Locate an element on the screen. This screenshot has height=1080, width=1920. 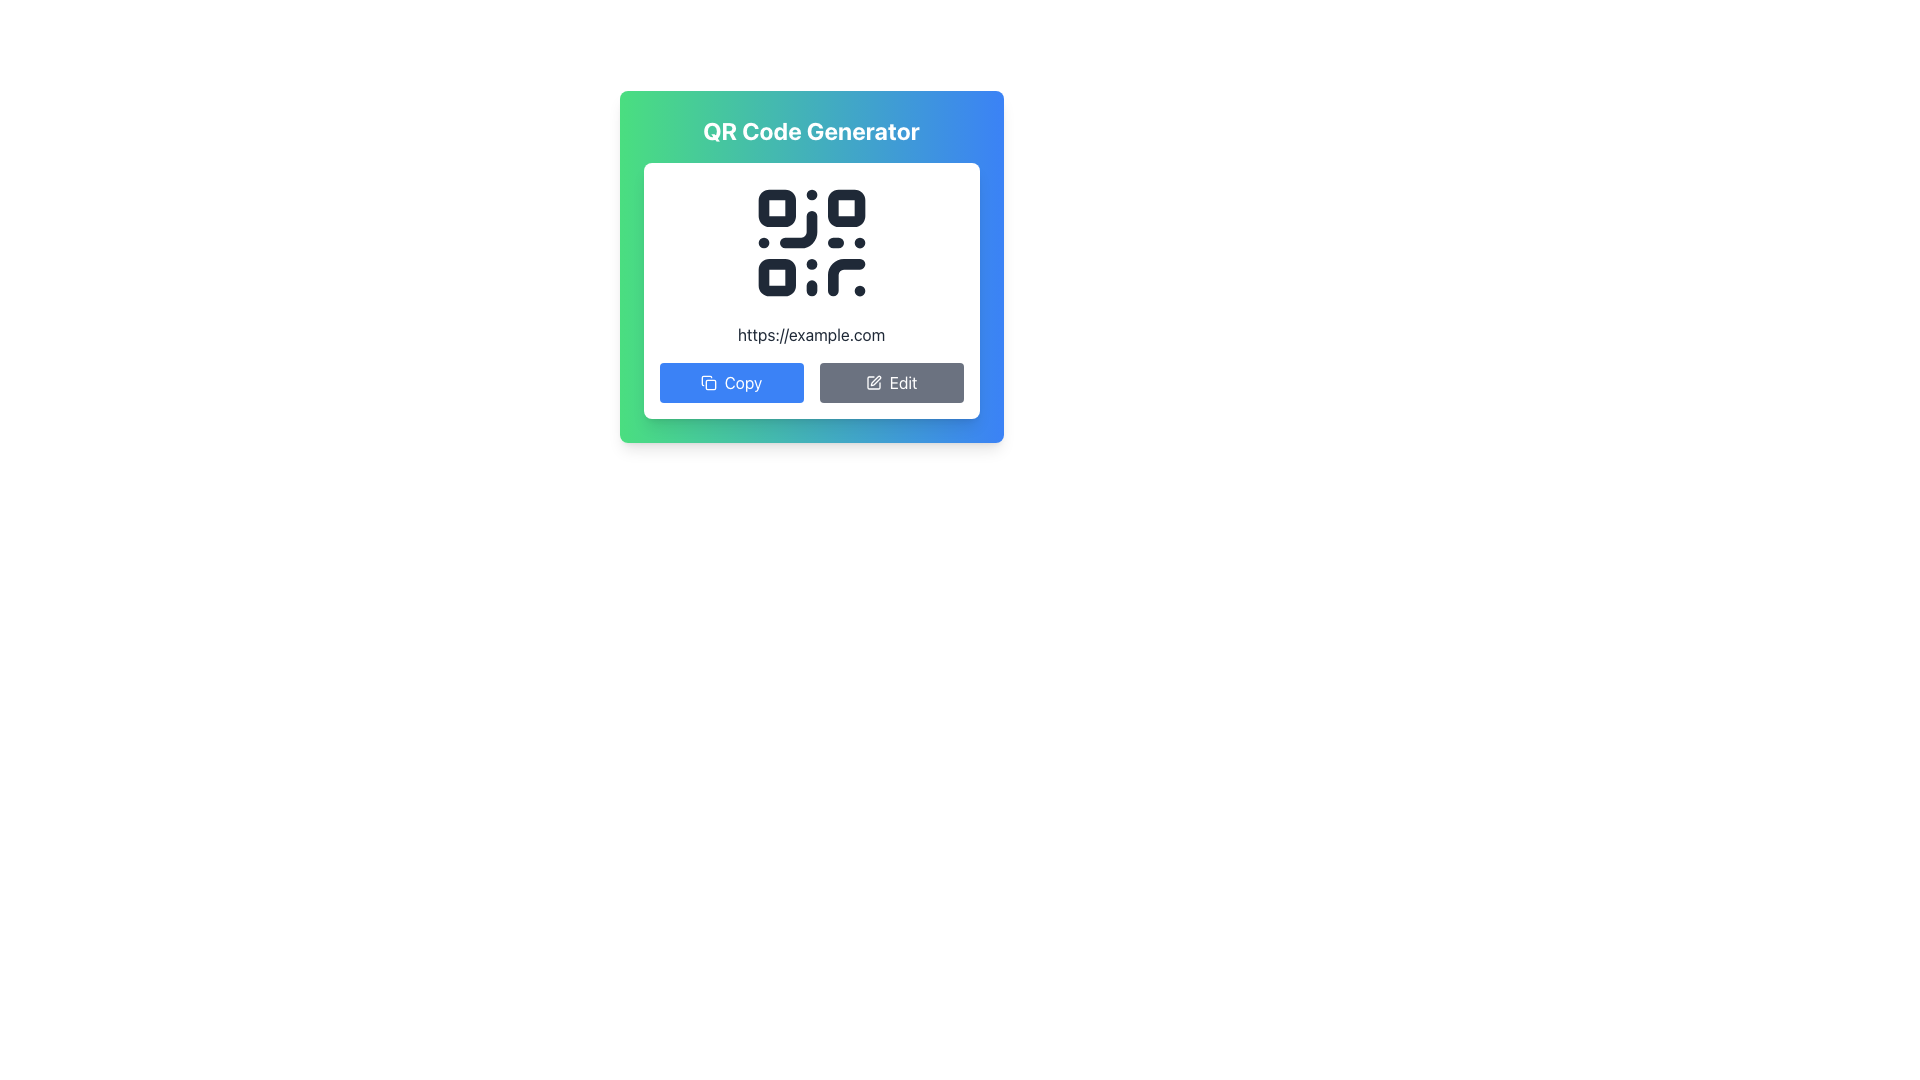
and interact with the top-left corner square of the QR code finder pattern, which is a static graphical element is located at coordinates (775, 208).